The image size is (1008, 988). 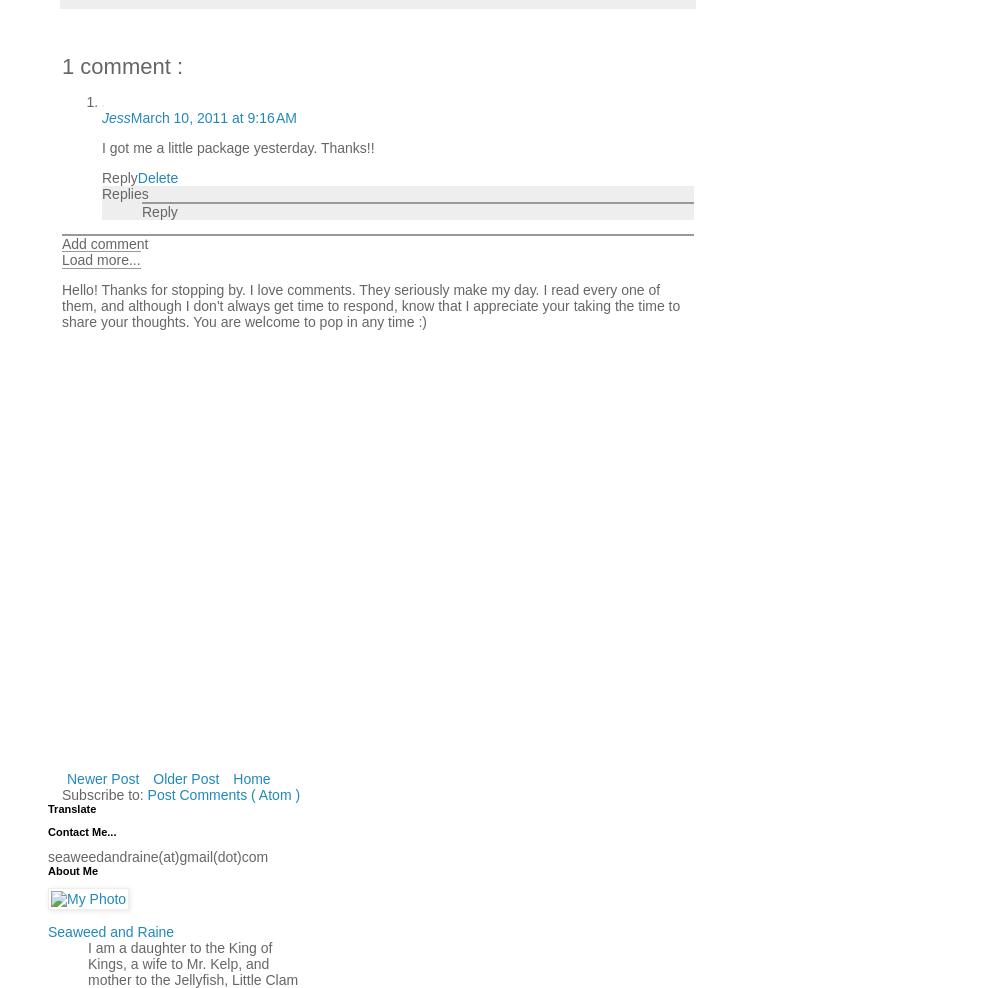 What do you see at coordinates (72, 869) in the screenshot?
I see `'About Me'` at bounding box center [72, 869].